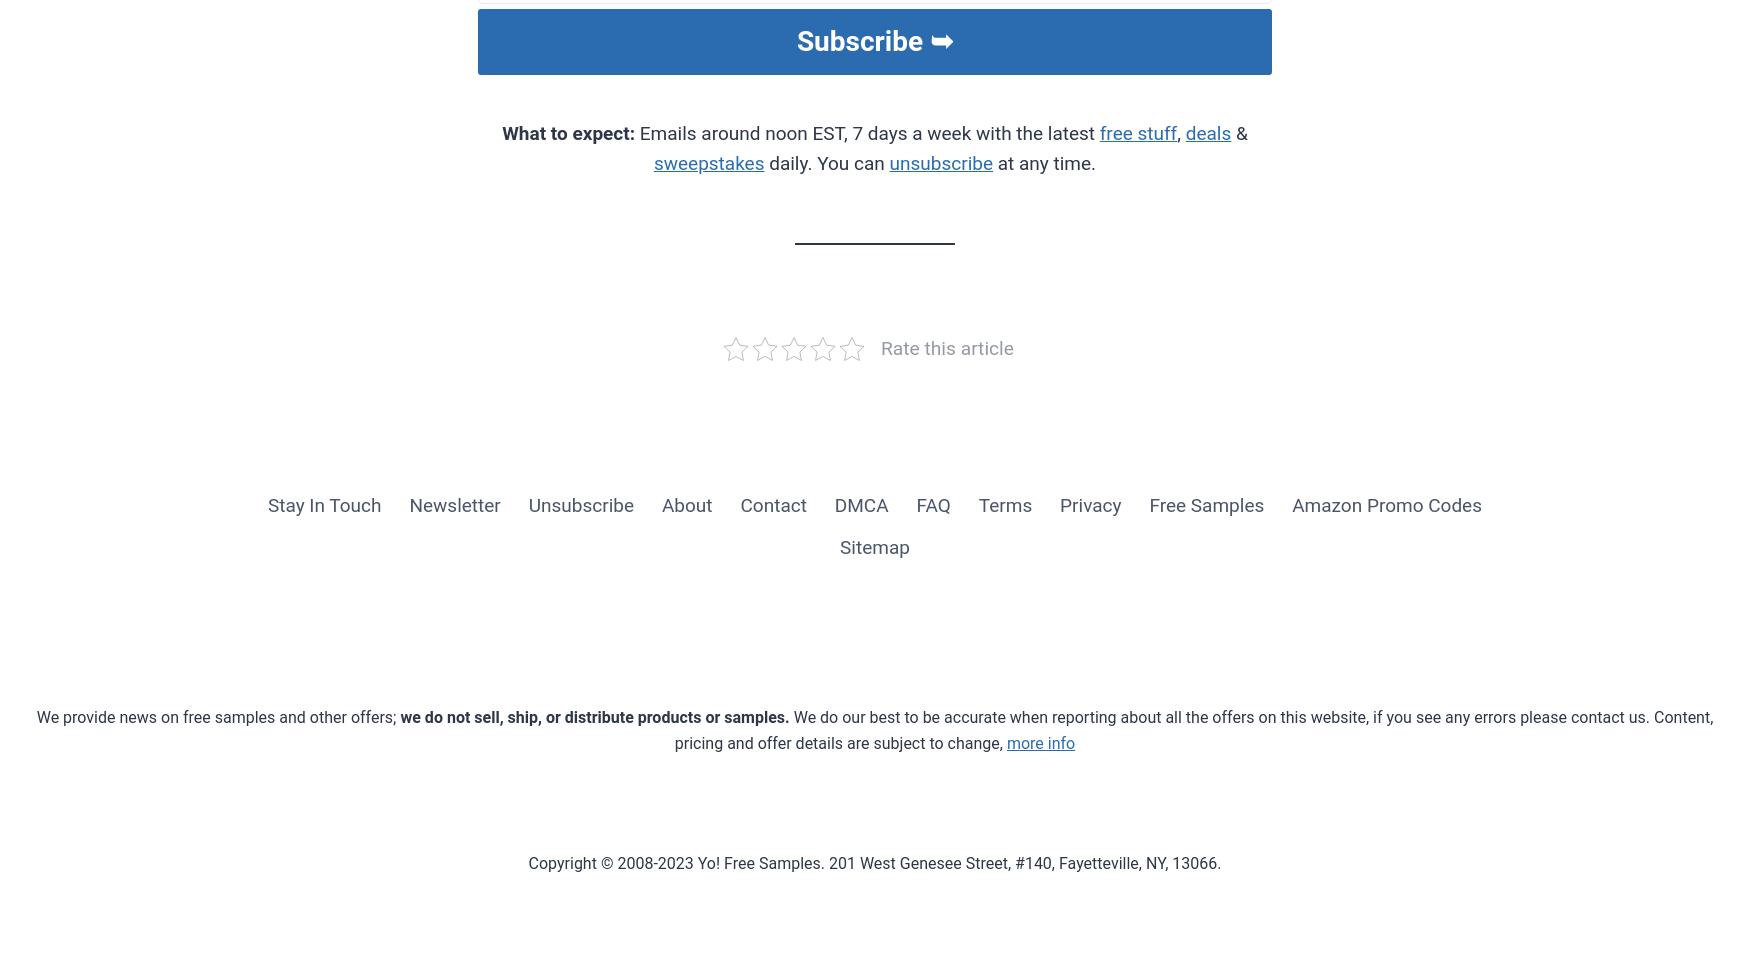  Describe the element at coordinates (869, 132) in the screenshot. I see `'Emails around noon EST, 7 days a week with the latest'` at that location.